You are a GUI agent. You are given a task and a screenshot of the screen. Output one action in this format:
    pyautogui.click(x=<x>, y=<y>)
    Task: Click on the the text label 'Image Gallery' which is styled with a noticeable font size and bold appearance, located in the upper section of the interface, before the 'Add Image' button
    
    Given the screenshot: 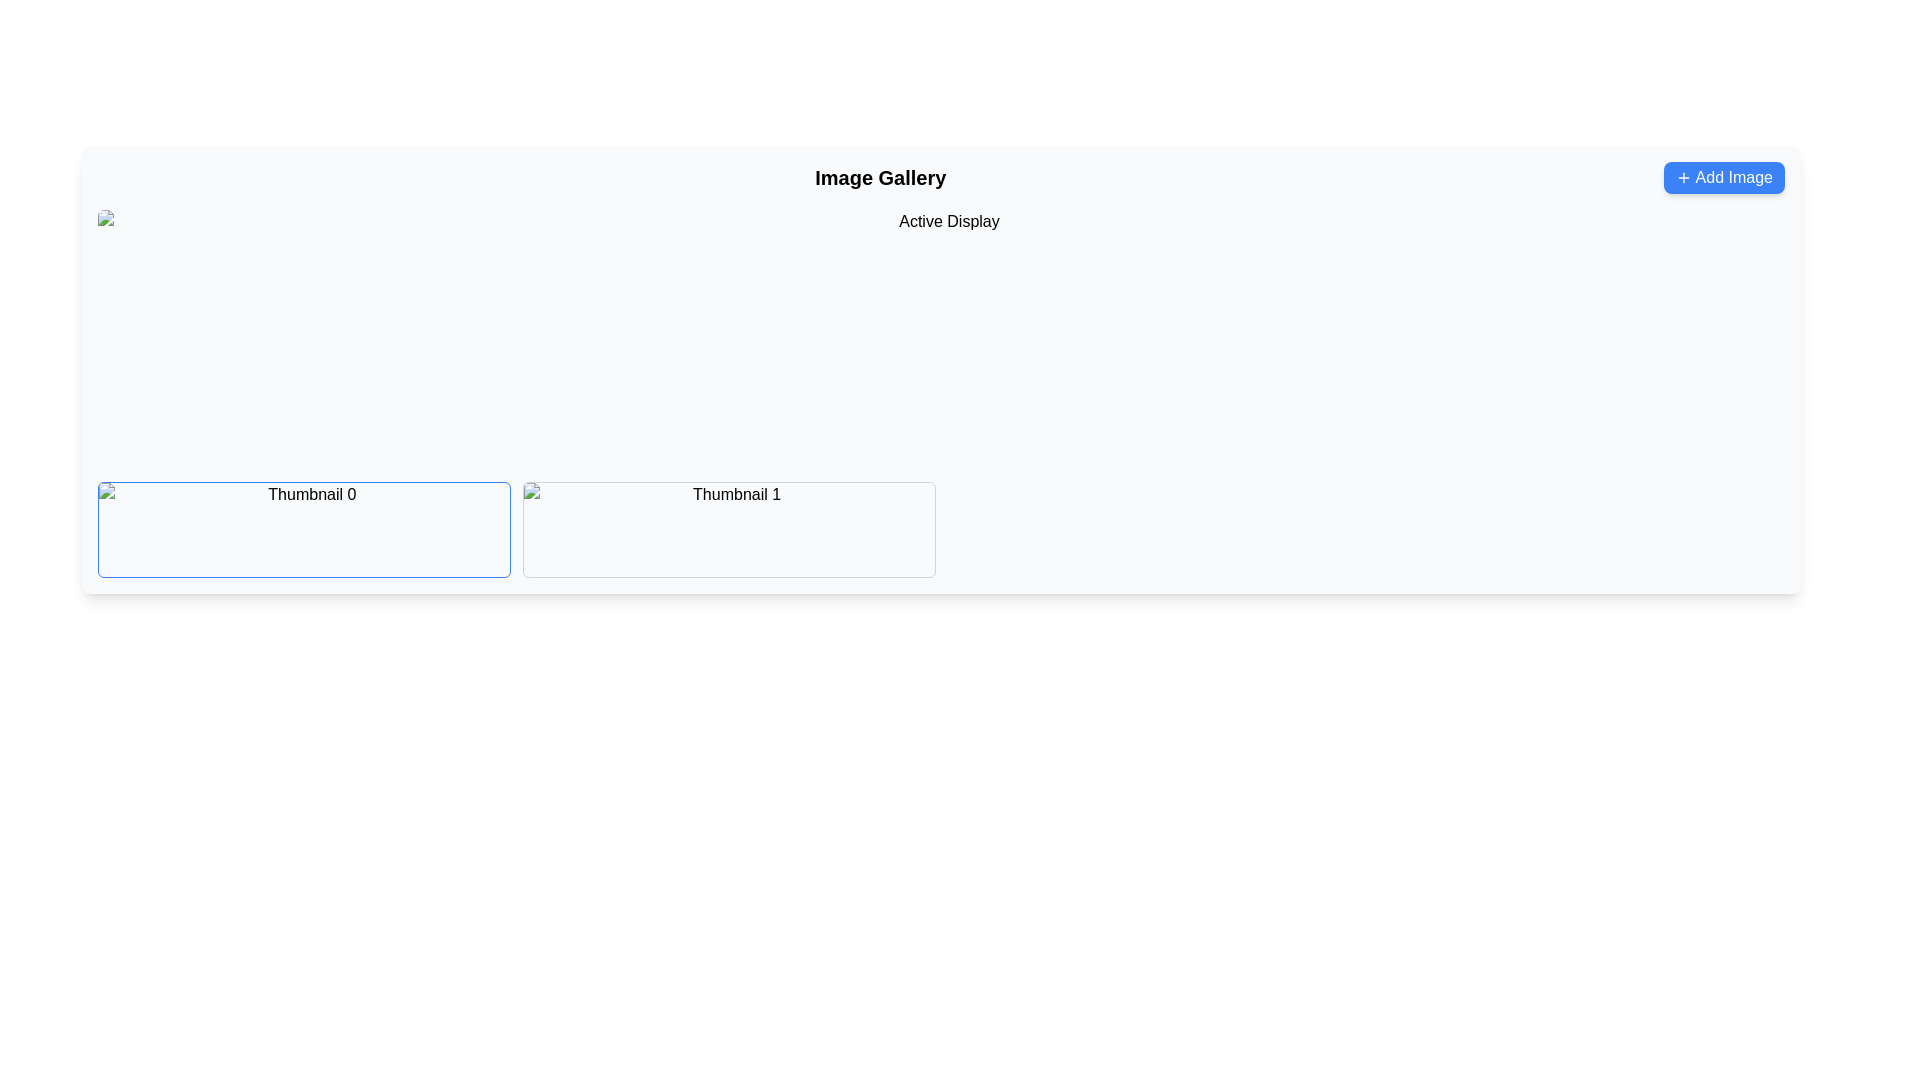 What is the action you would take?
    pyautogui.click(x=880, y=176)
    